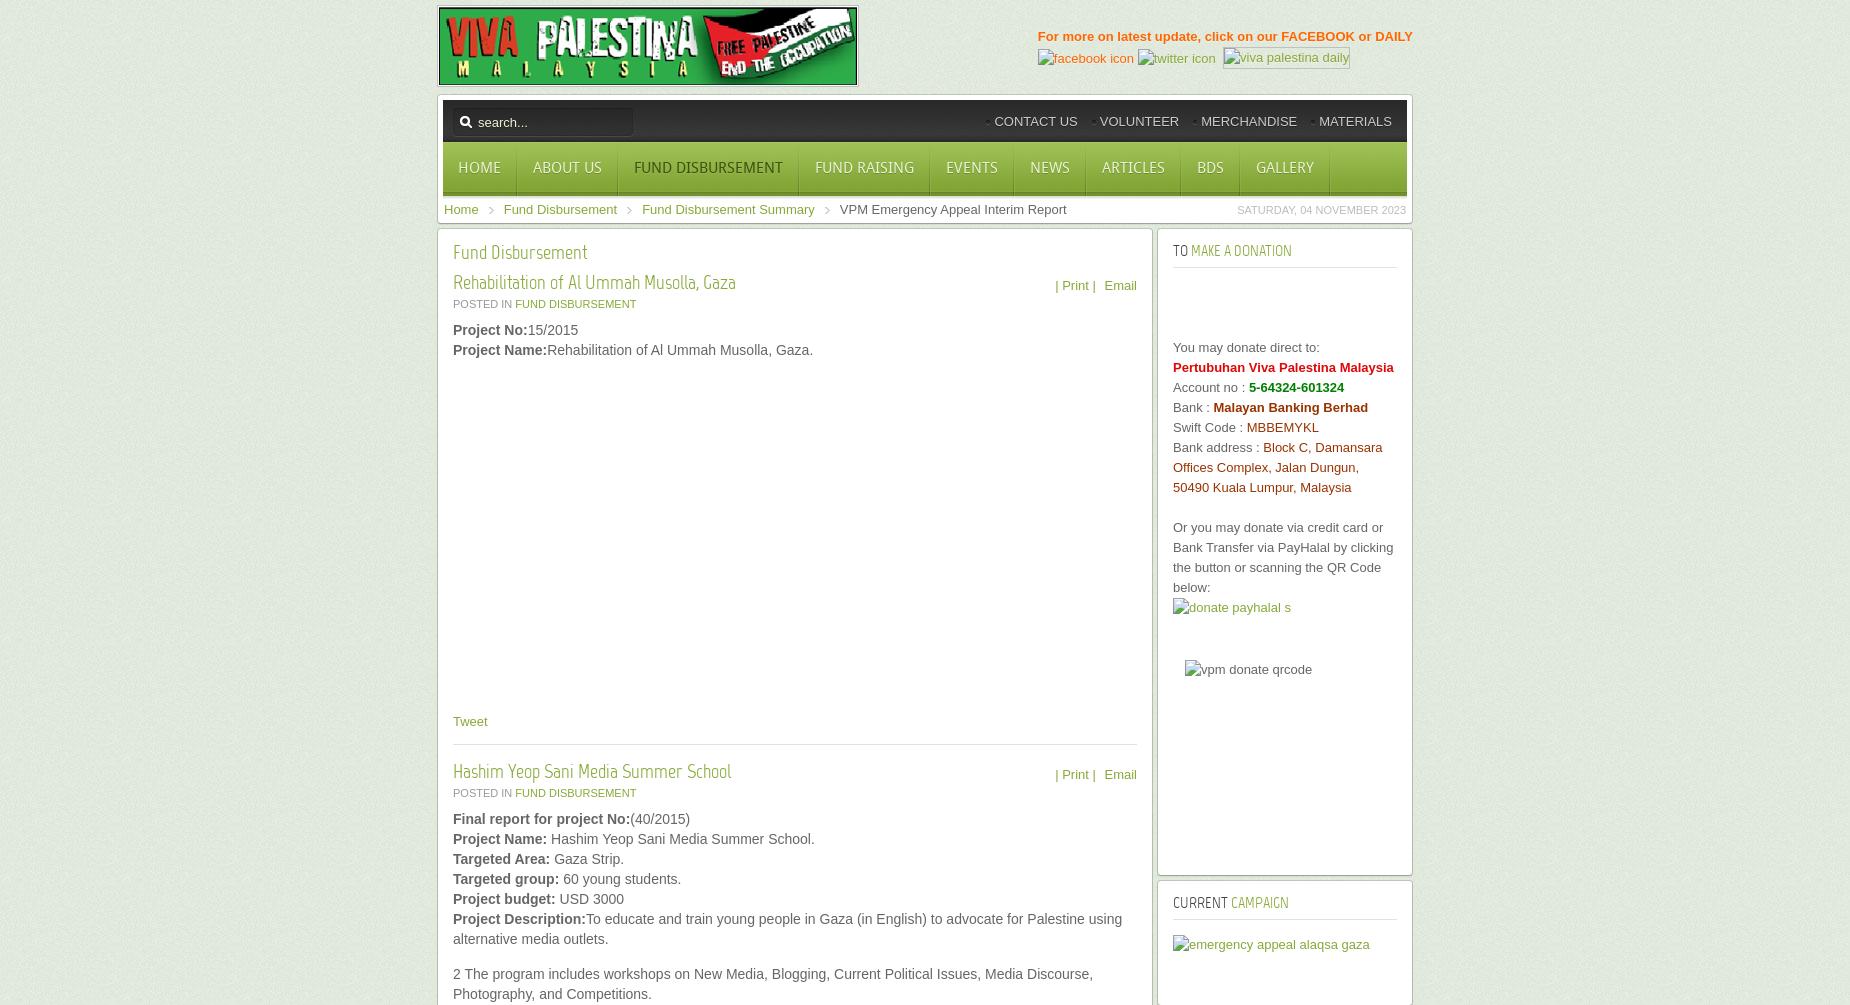 This screenshot has width=1850, height=1005. I want to click on 'Hashim Yeop Sani Media Summer School', so click(592, 773).